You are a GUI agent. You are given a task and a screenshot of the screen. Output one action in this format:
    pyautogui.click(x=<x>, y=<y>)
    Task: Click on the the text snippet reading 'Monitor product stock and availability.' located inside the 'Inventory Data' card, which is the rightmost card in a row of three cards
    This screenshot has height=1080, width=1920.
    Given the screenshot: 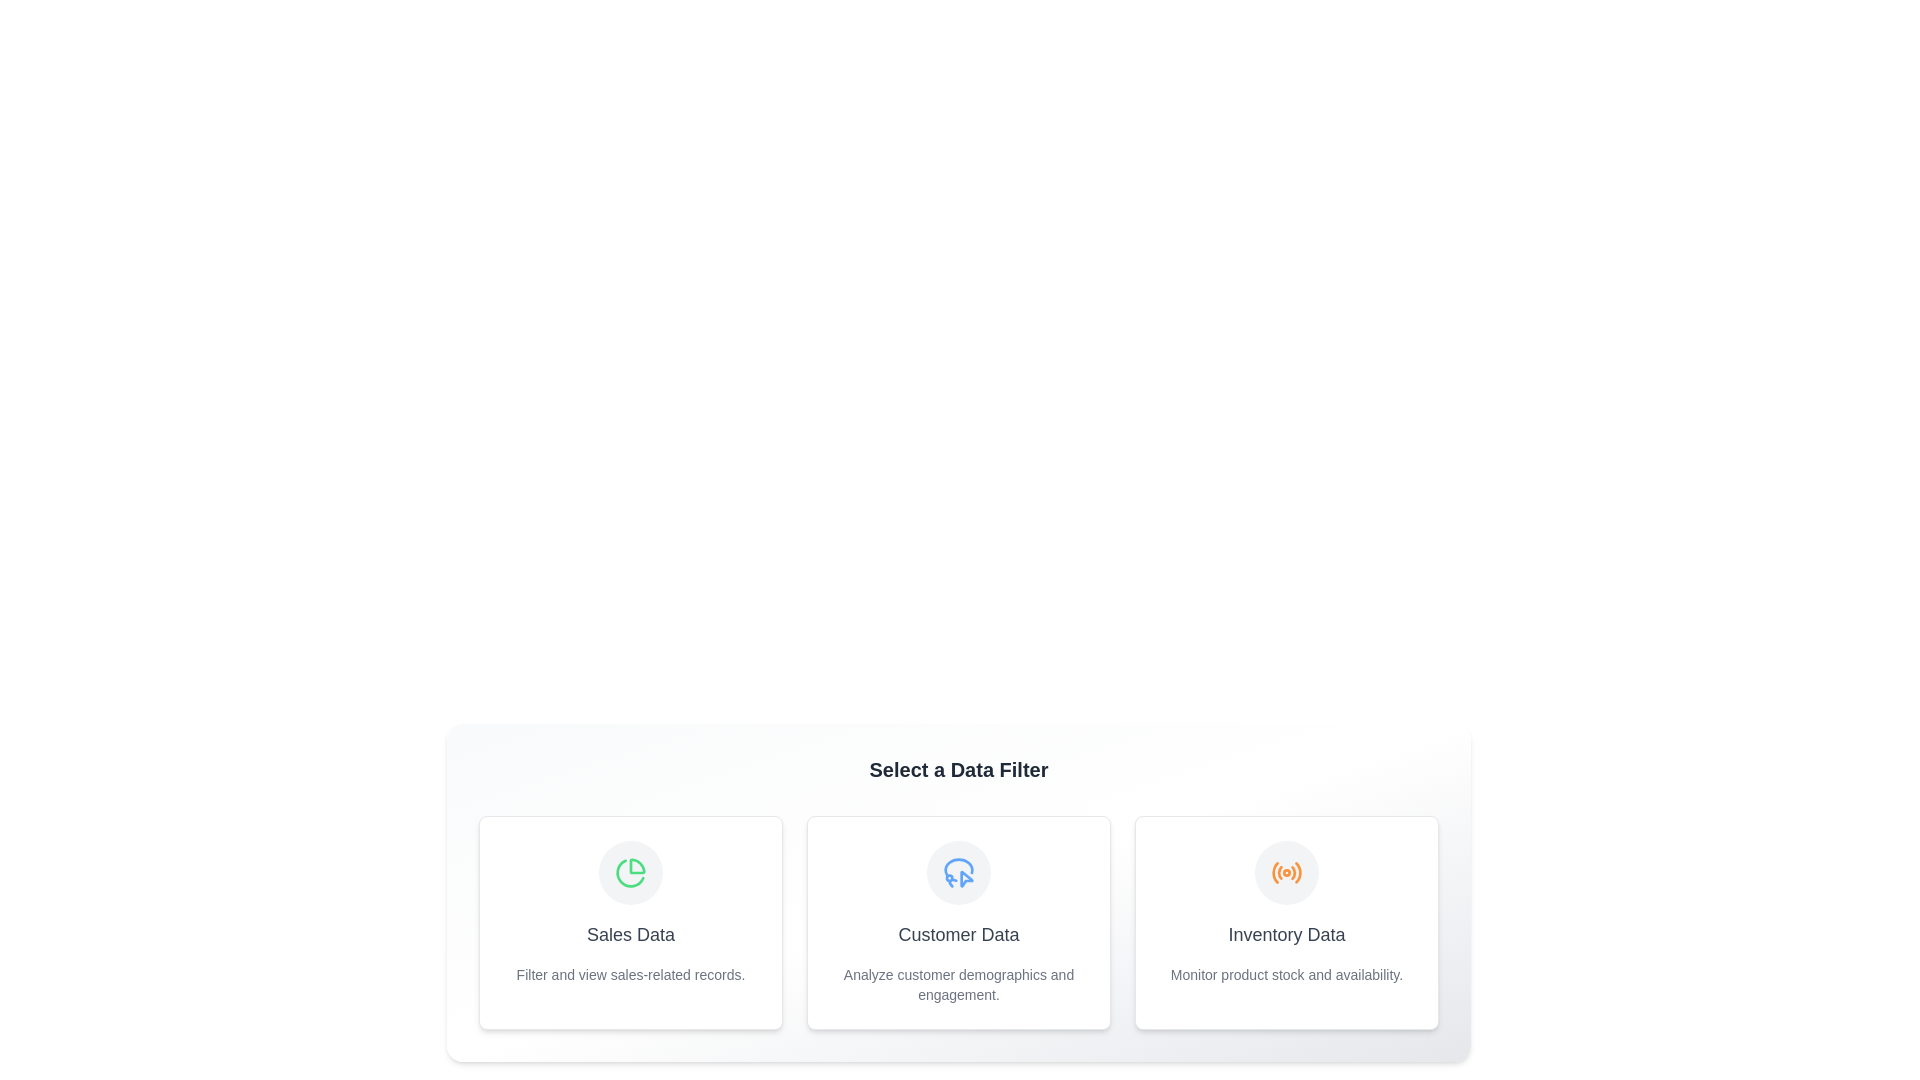 What is the action you would take?
    pyautogui.click(x=1286, y=974)
    